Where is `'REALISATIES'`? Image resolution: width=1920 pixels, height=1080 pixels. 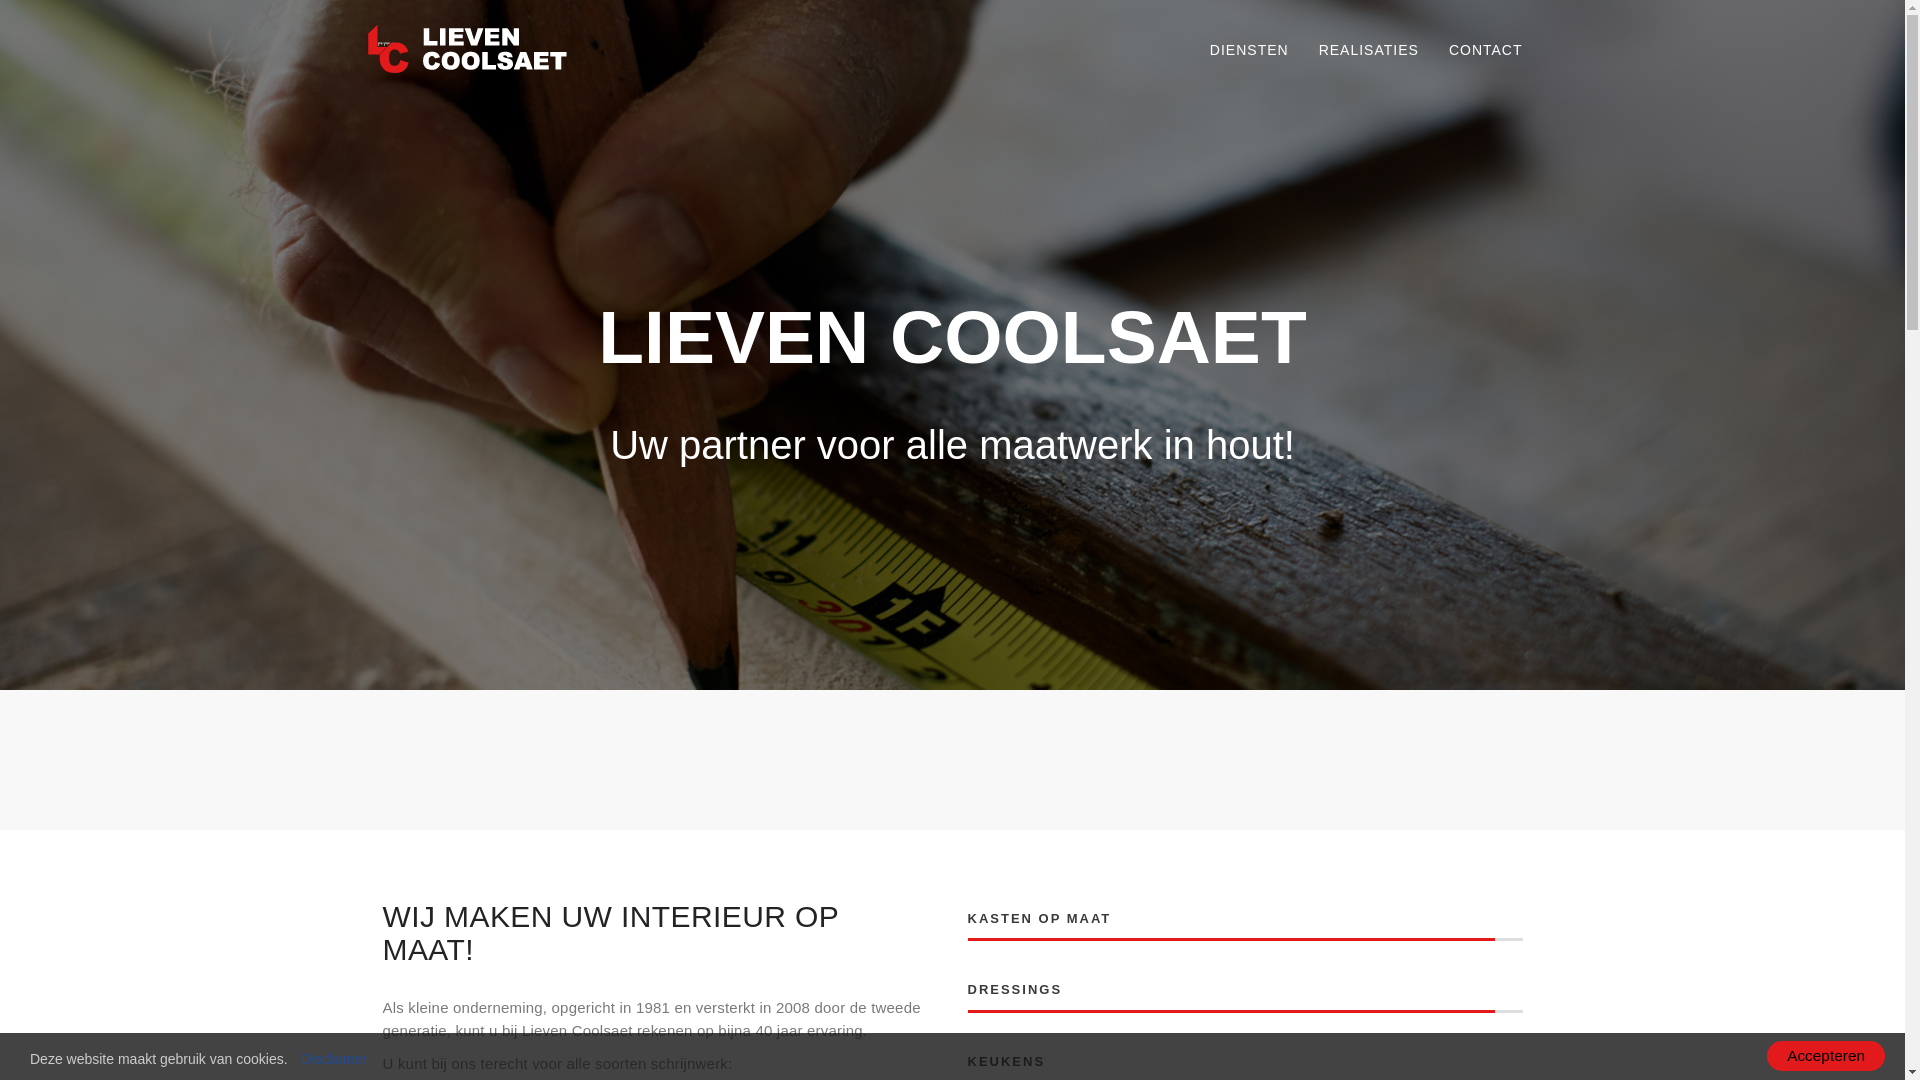
'REALISATIES' is located at coordinates (1304, 49).